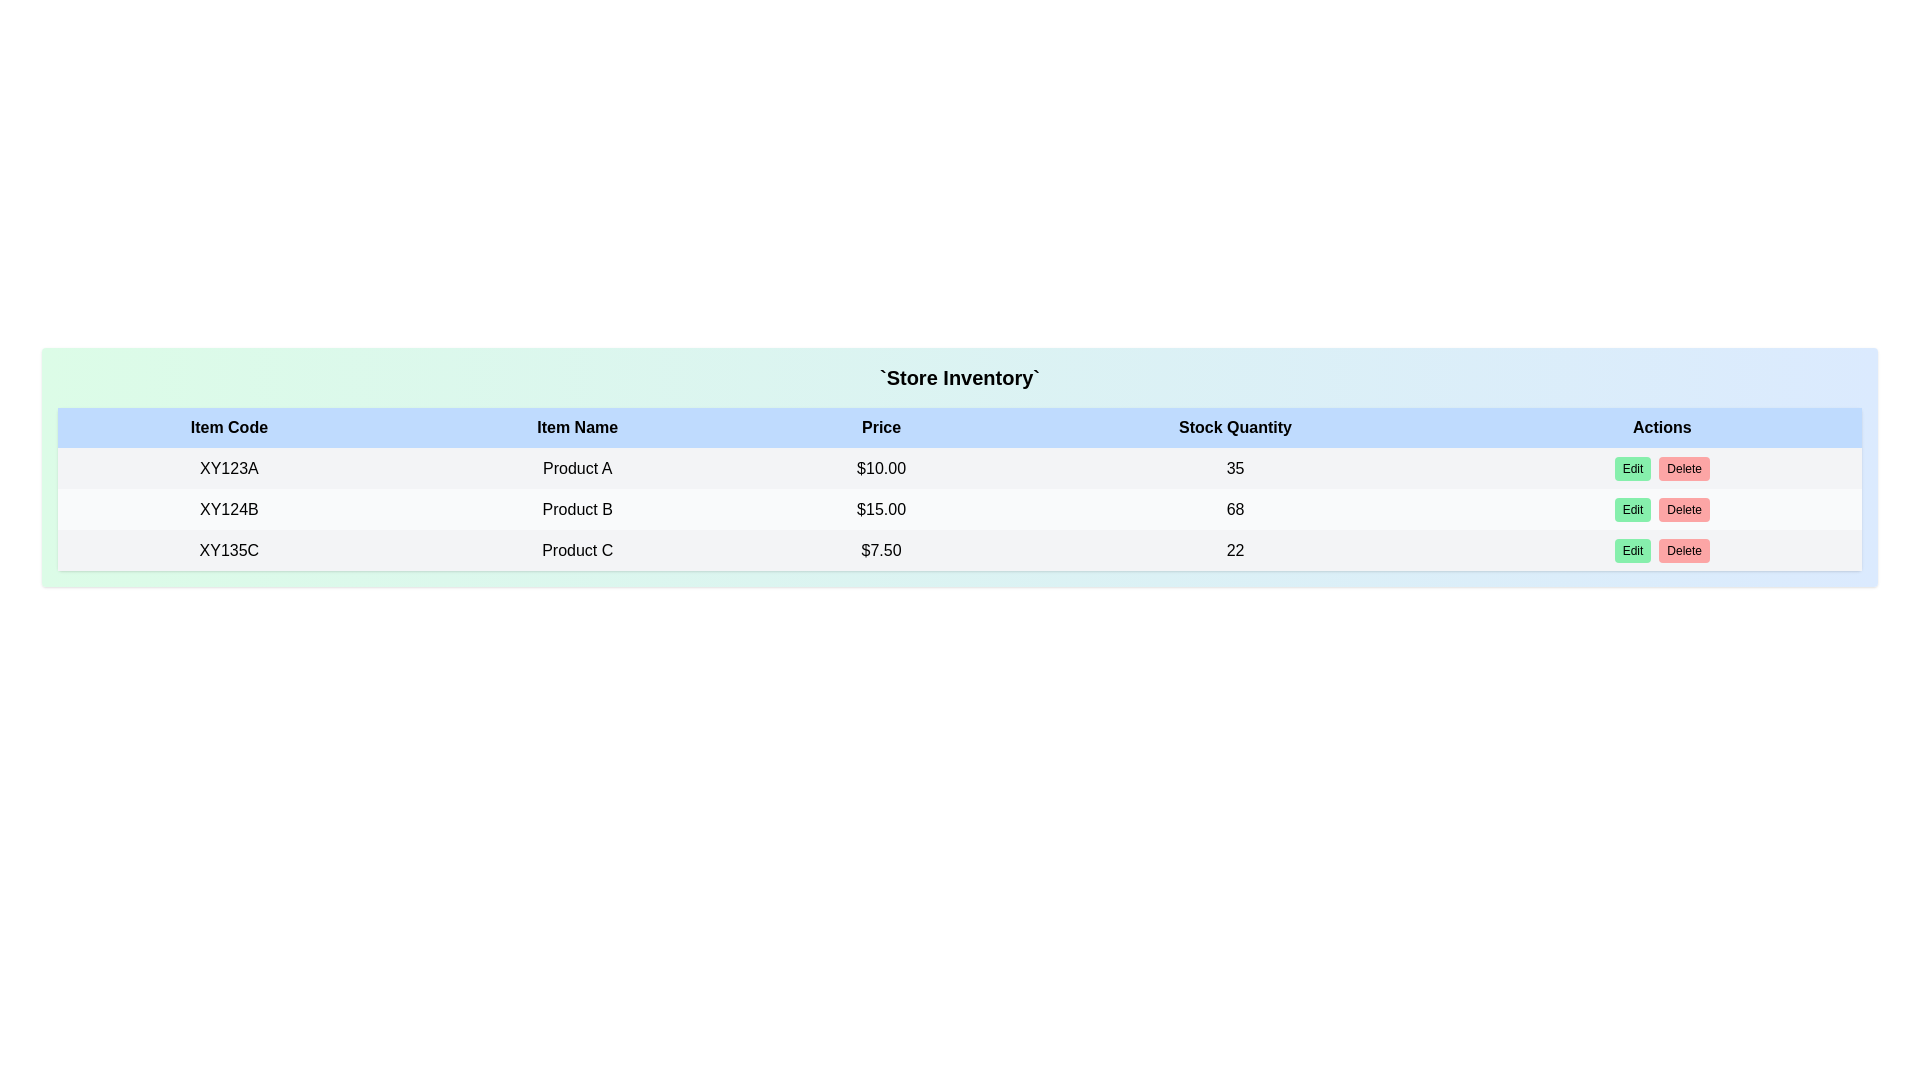 This screenshot has width=1920, height=1080. Describe the element at coordinates (576, 468) in the screenshot. I see `the text component labeled 'Product A' in the 'Item Name' column of the store inventory interface` at that location.